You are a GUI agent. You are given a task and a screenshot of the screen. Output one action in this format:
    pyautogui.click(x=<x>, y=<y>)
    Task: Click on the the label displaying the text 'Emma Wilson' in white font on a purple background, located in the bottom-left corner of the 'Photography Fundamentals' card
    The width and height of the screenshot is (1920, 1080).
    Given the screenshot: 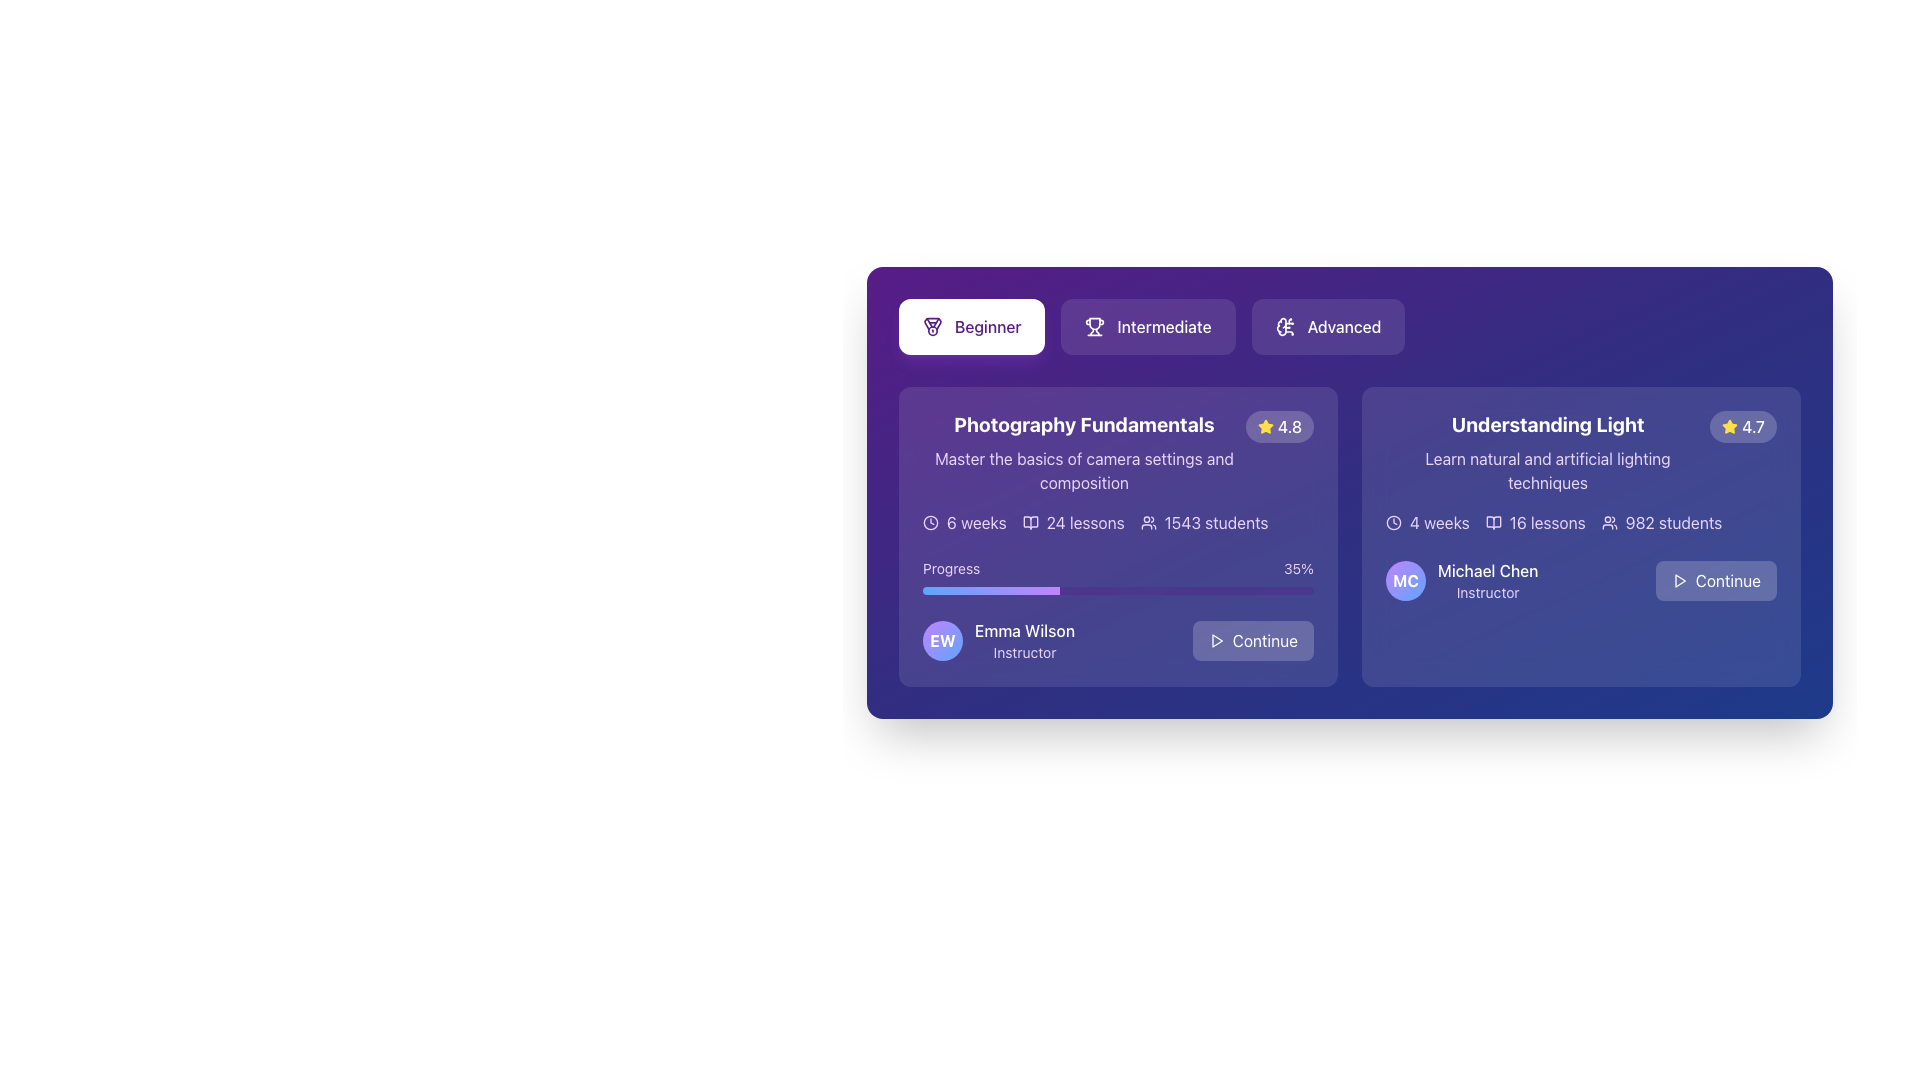 What is the action you would take?
    pyautogui.click(x=1025, y=631)
    